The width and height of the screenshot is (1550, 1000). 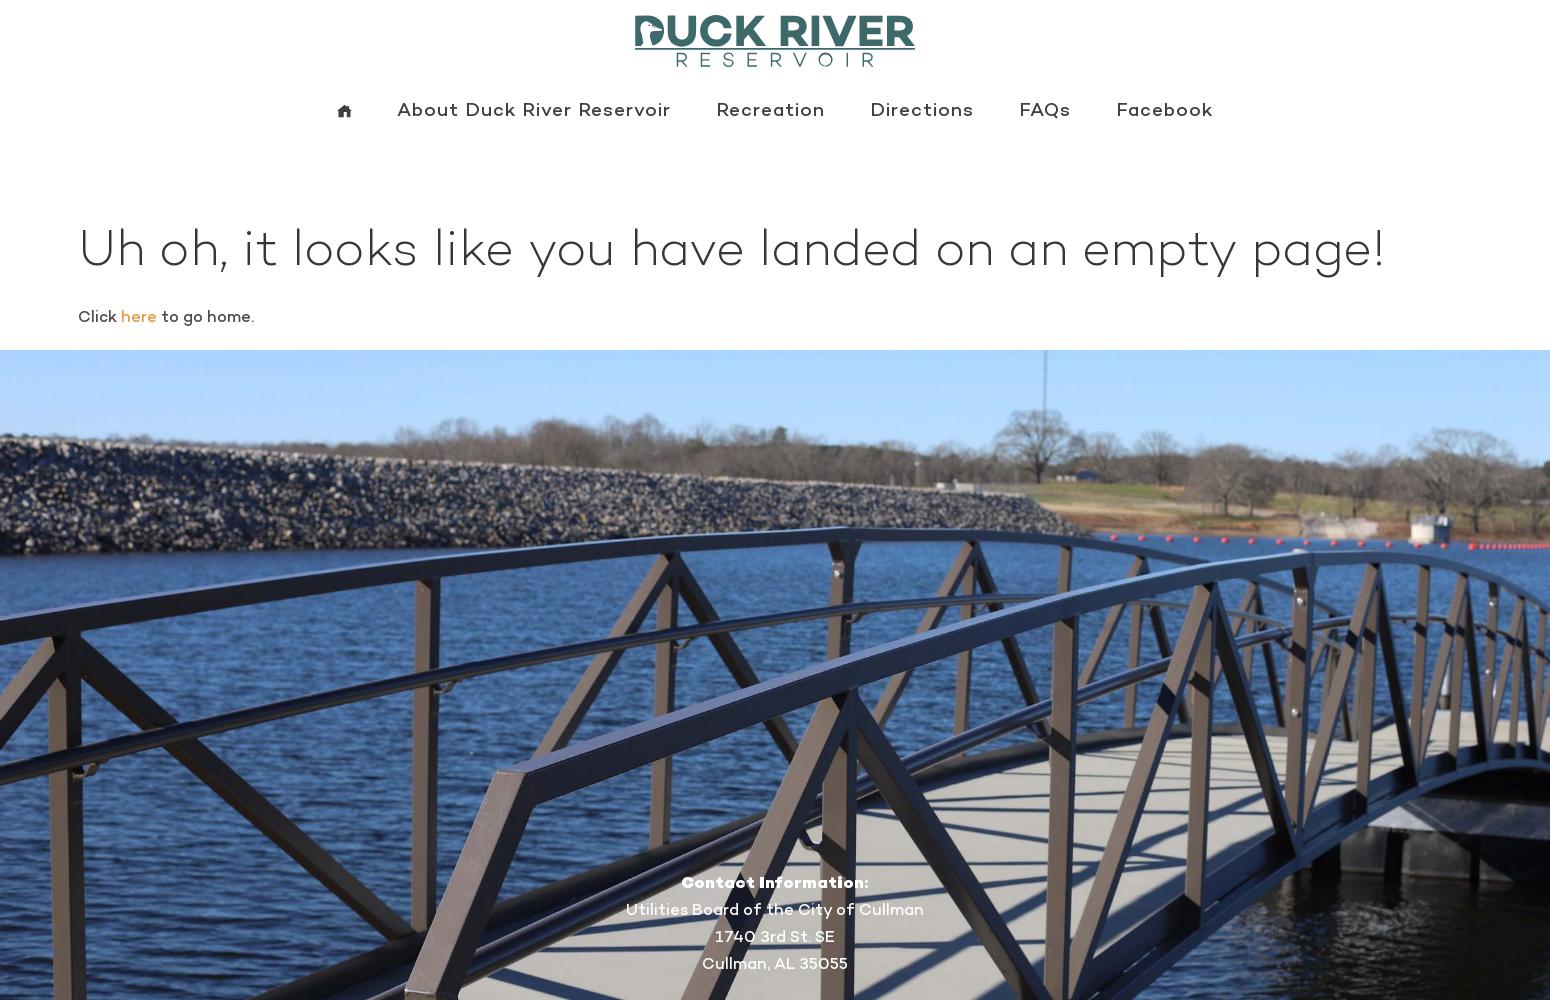 What do you see at coordinates (137, 315) in the screenshot?
I see `'here'` at bounding box center [137, 315].